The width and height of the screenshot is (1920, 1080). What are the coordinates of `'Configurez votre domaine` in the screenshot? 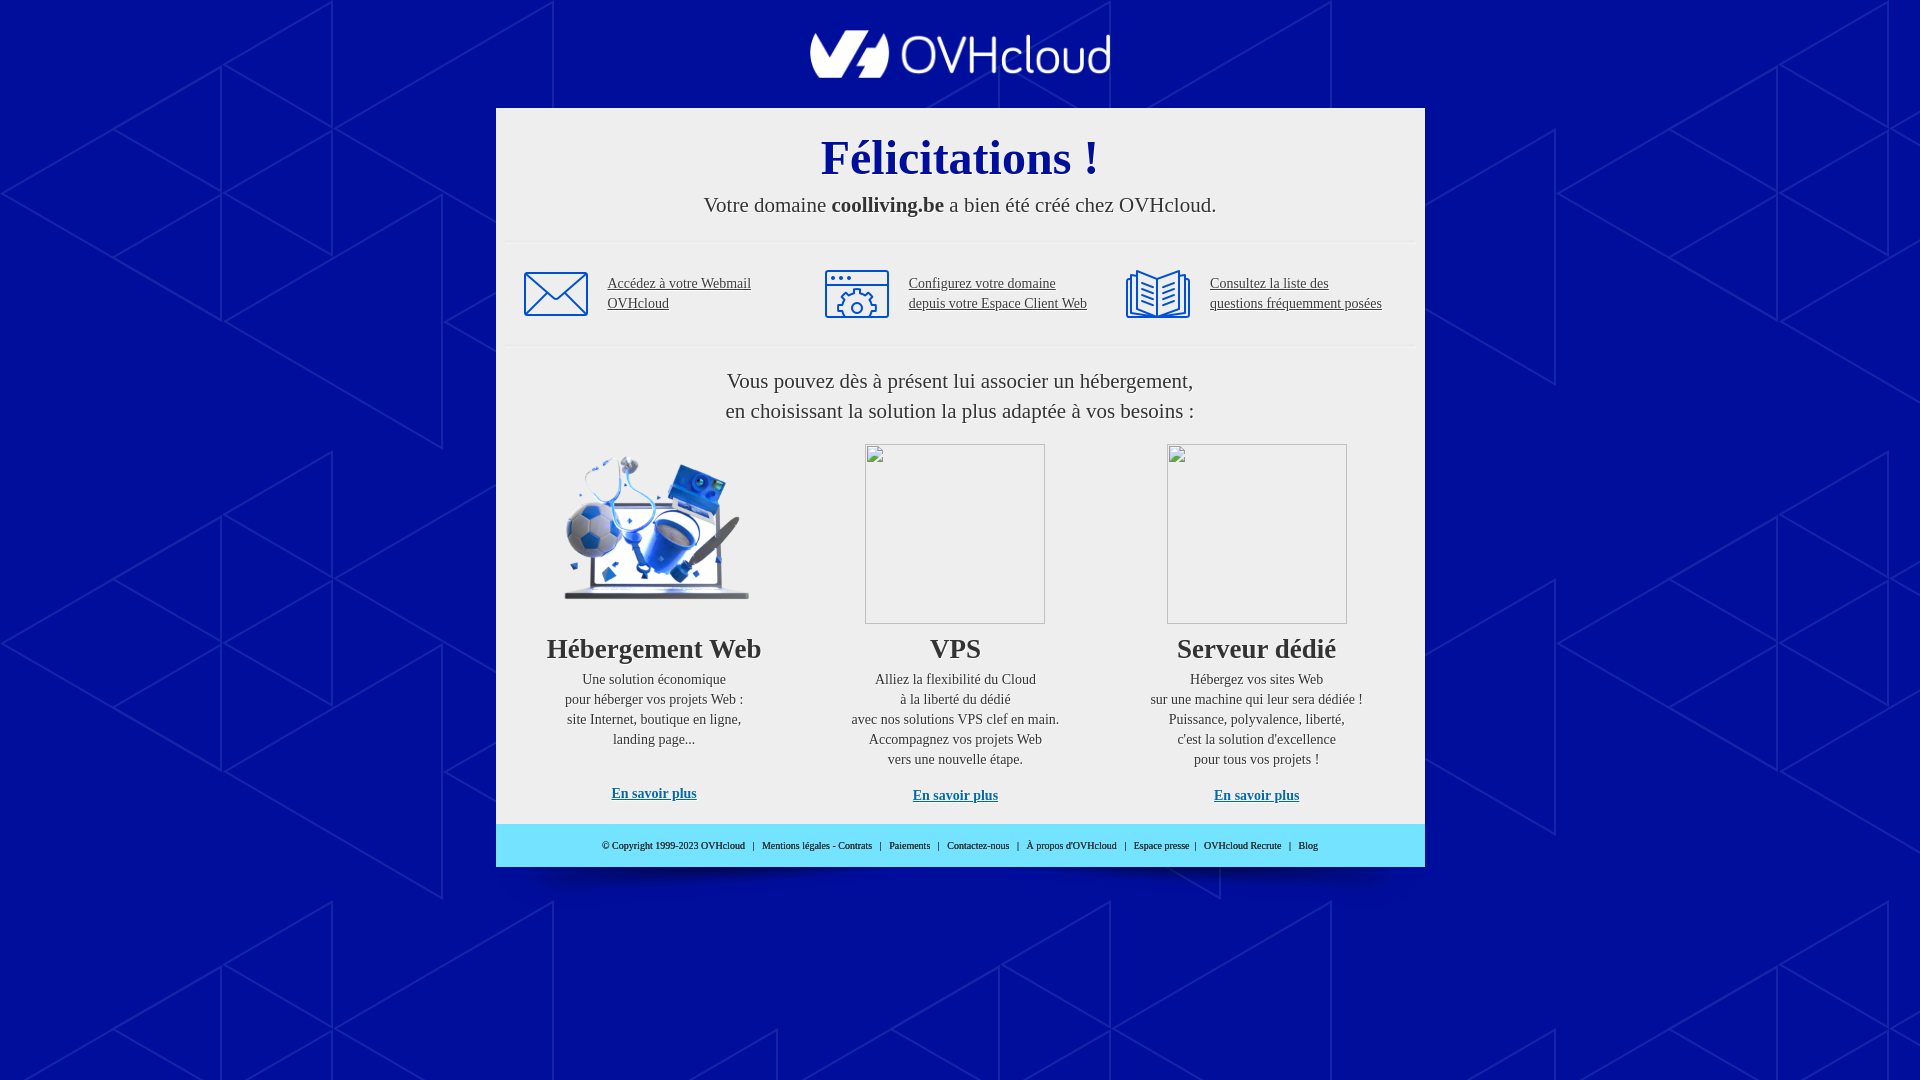 It's located at (998, 293).